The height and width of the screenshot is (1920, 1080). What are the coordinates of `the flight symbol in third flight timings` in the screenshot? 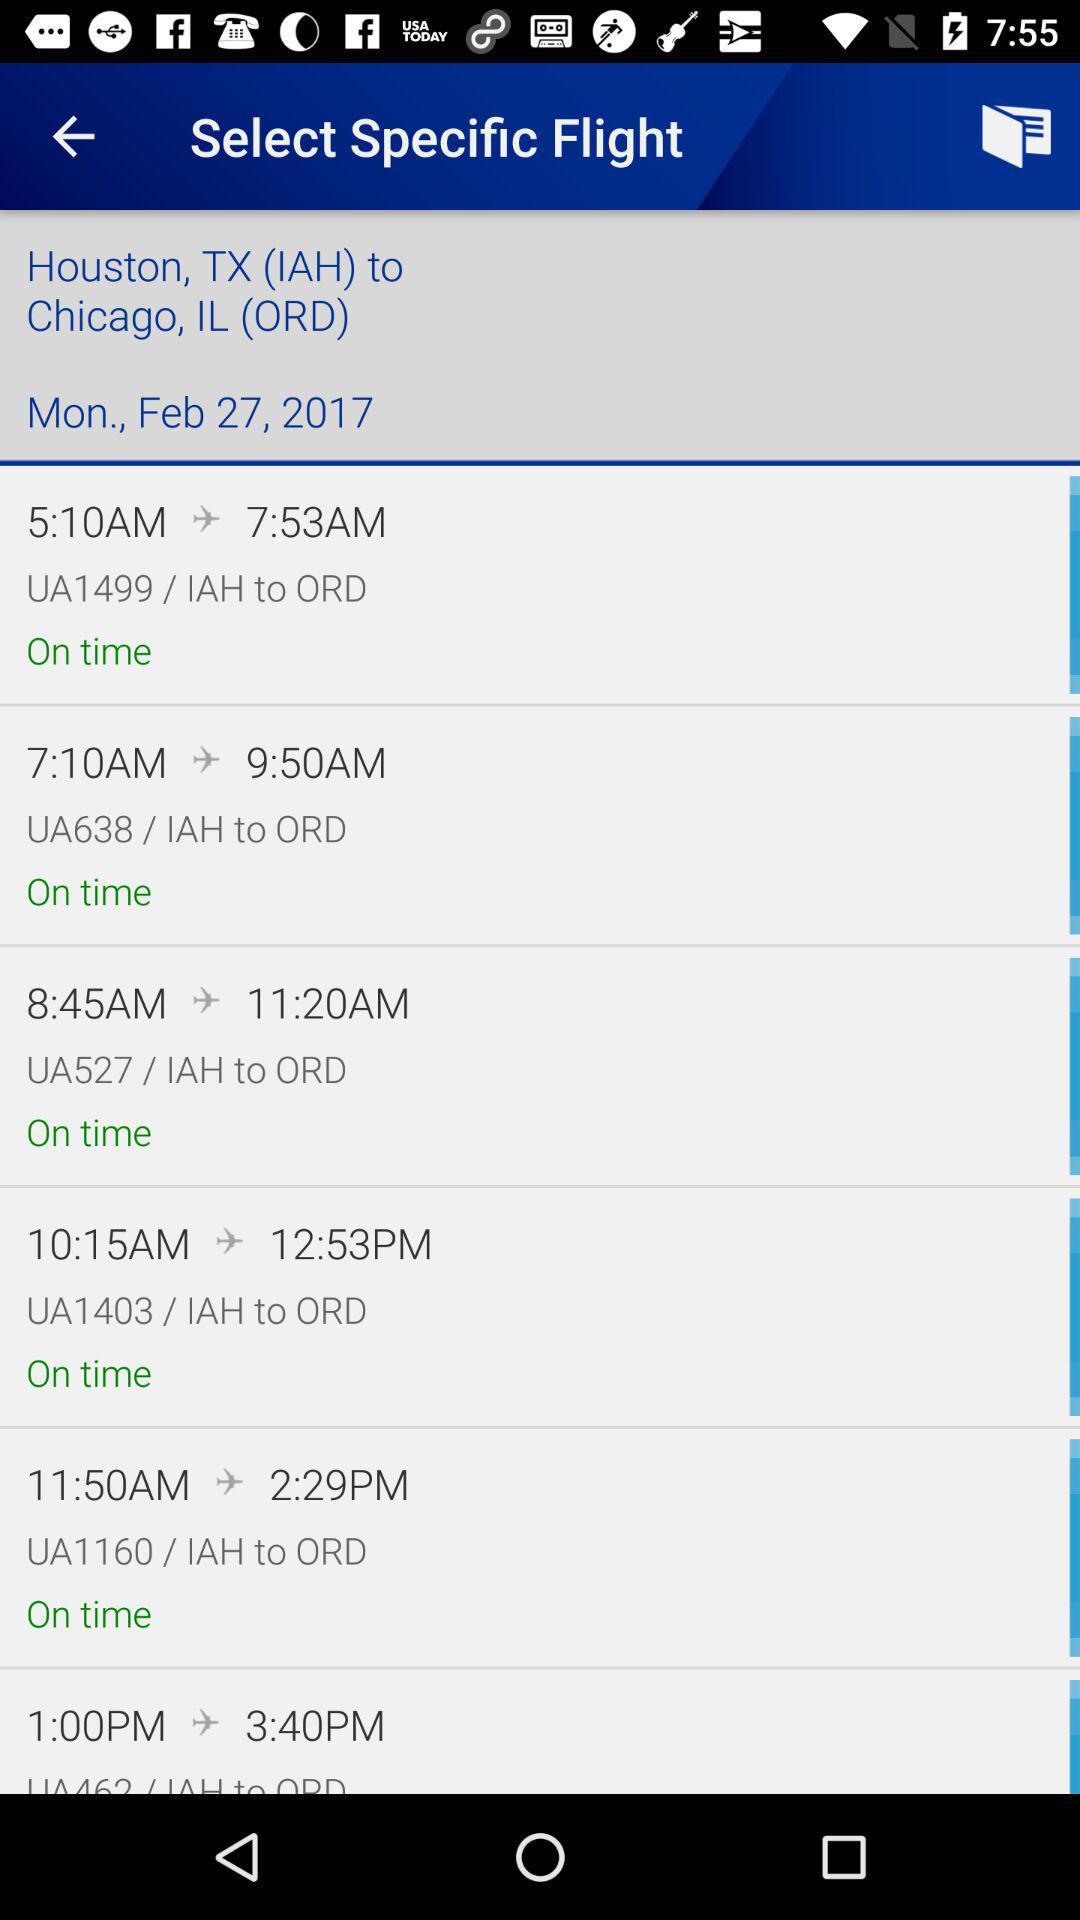 It's located at (207, 999).